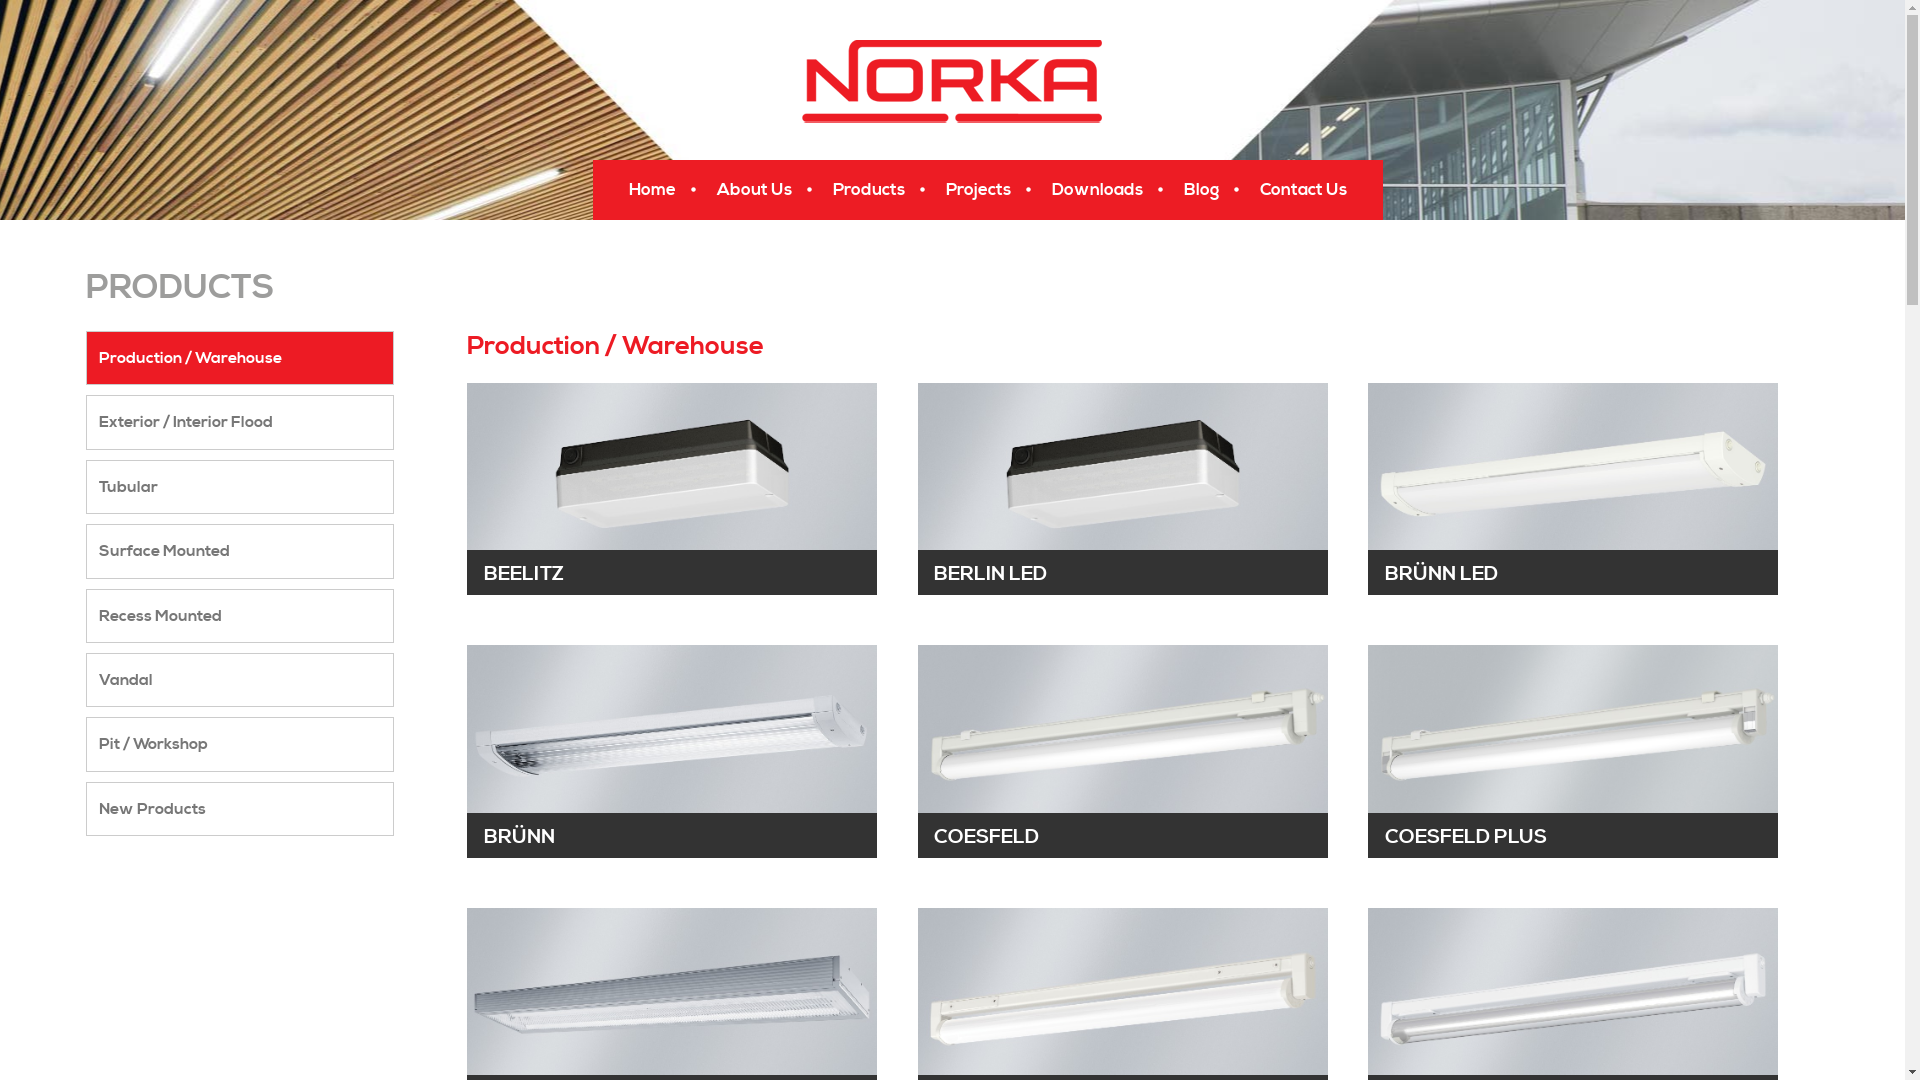  What do you see at coordinates (240, 808) in the screenshot?
I see `'New Products'` at bounding box center [240, 808].